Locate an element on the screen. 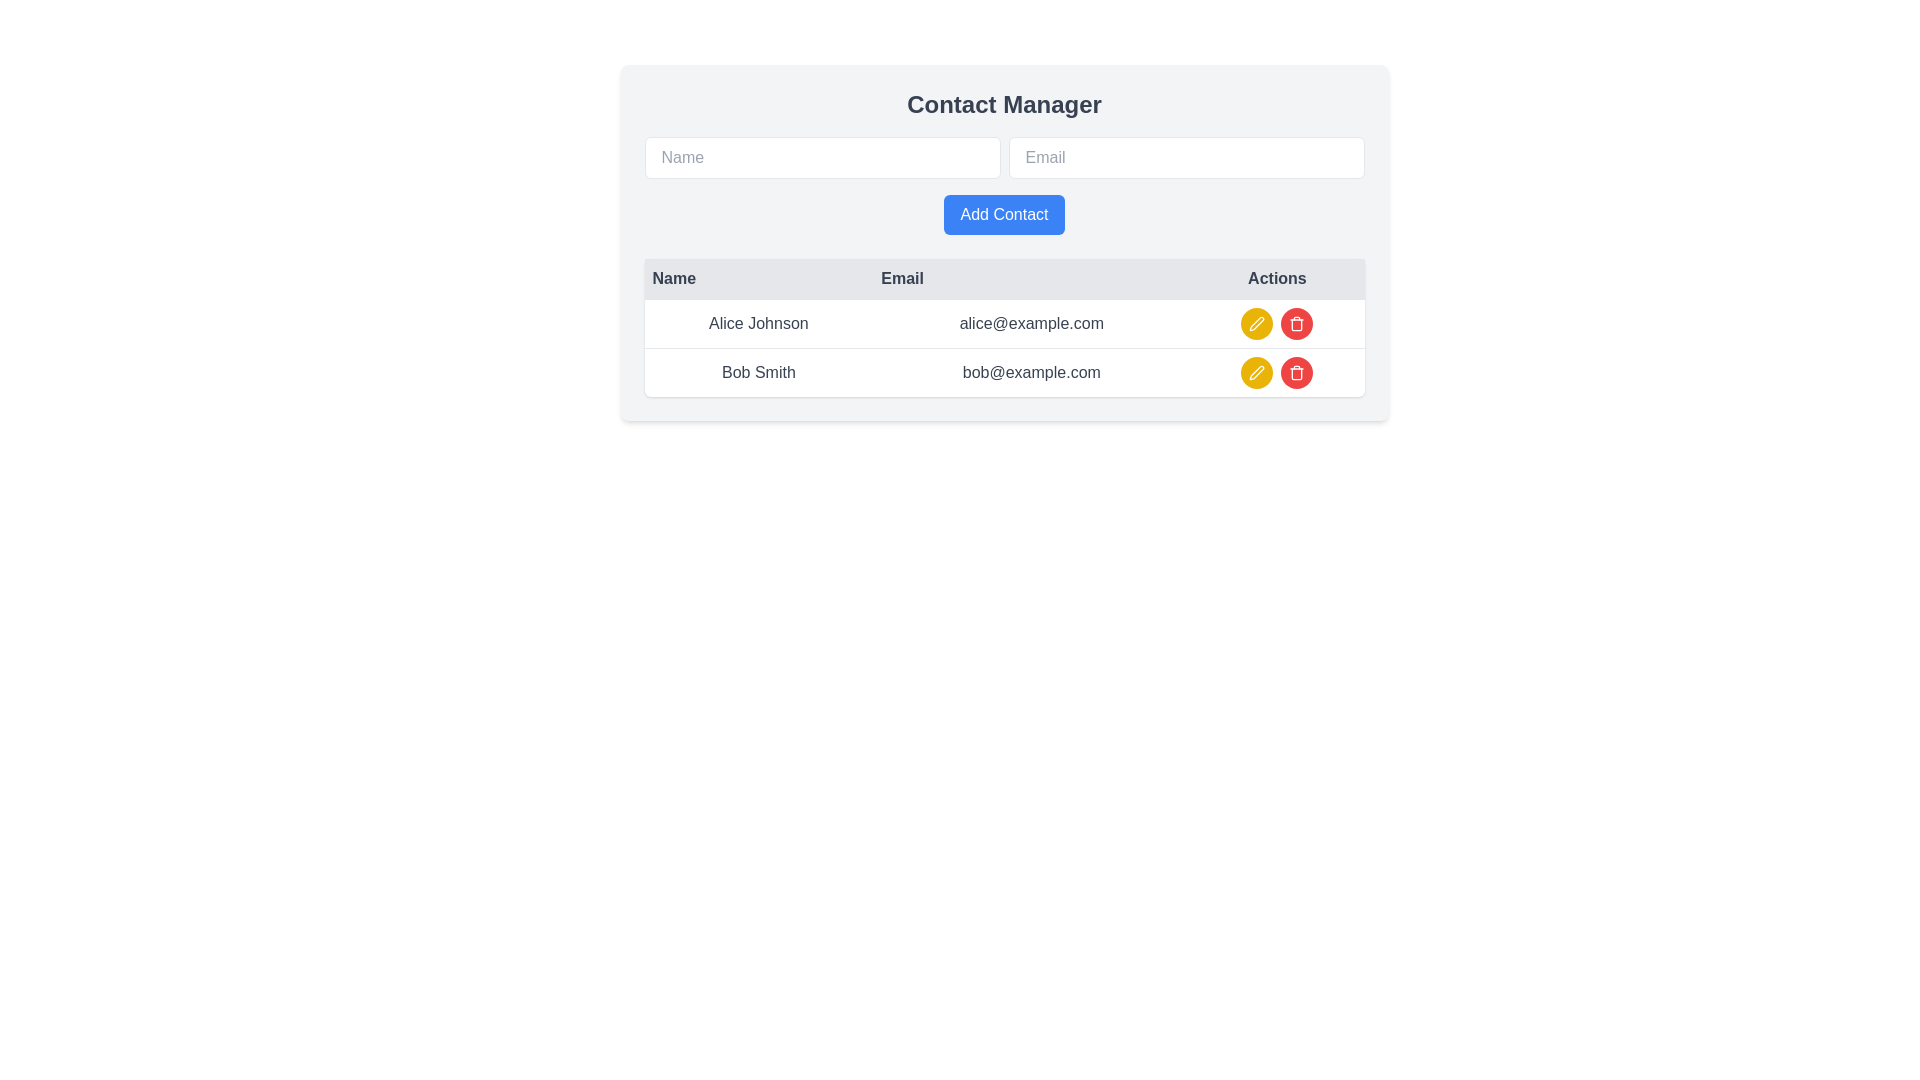  the circular button with a yellow background and a white pen icon, located in the 'Actions' column of the first row is located at coordinates (1256, 323).